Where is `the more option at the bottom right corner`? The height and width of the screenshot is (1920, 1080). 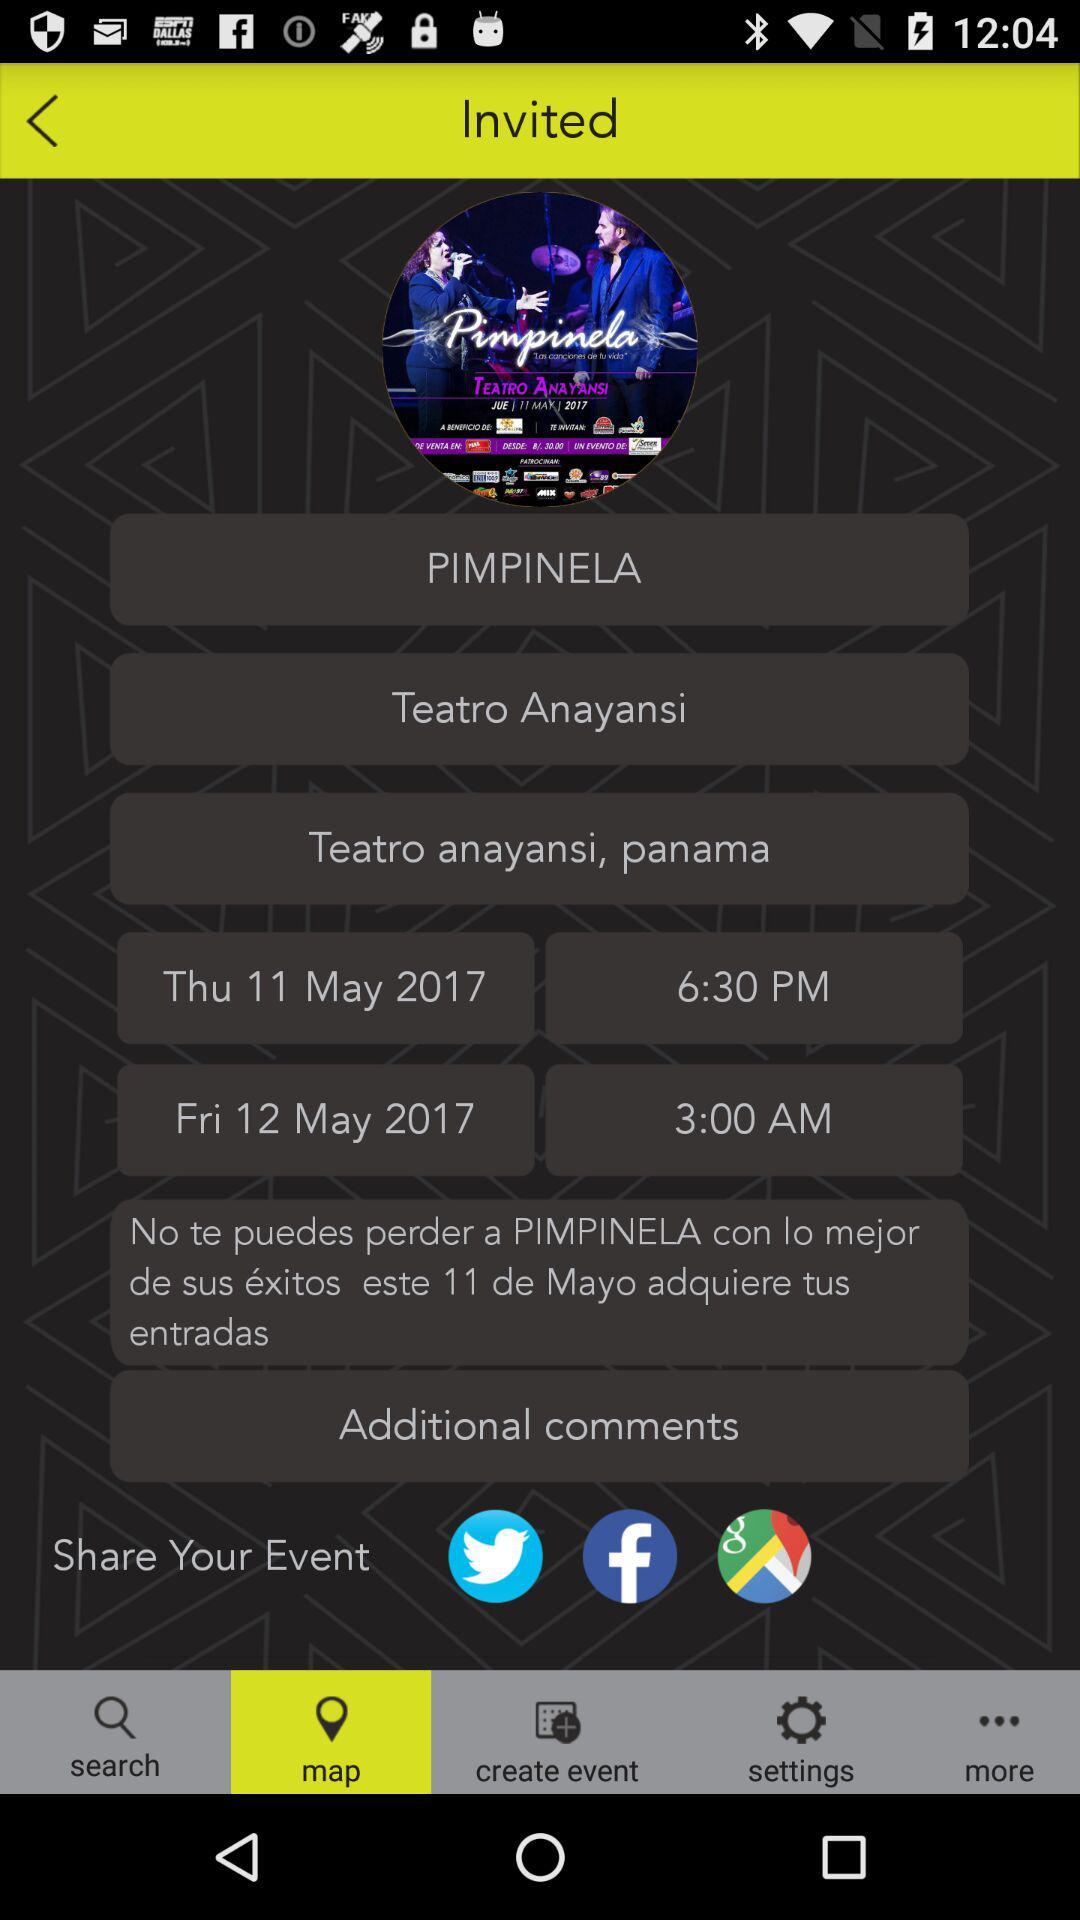 the more option at the bottom right corner is located at coordinates (999, 1731).